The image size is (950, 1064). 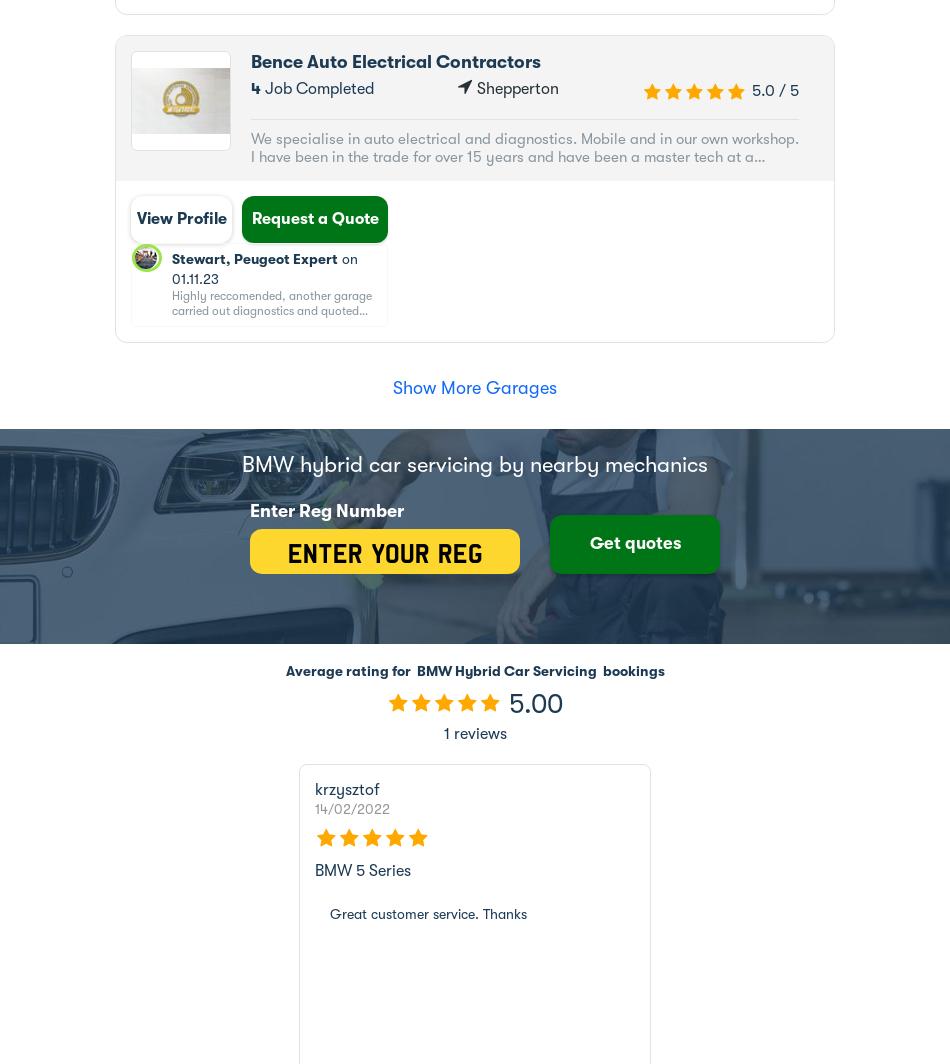 I want to click on 'Bence Auto Electrical Contractors', so click(x=394, y=62).